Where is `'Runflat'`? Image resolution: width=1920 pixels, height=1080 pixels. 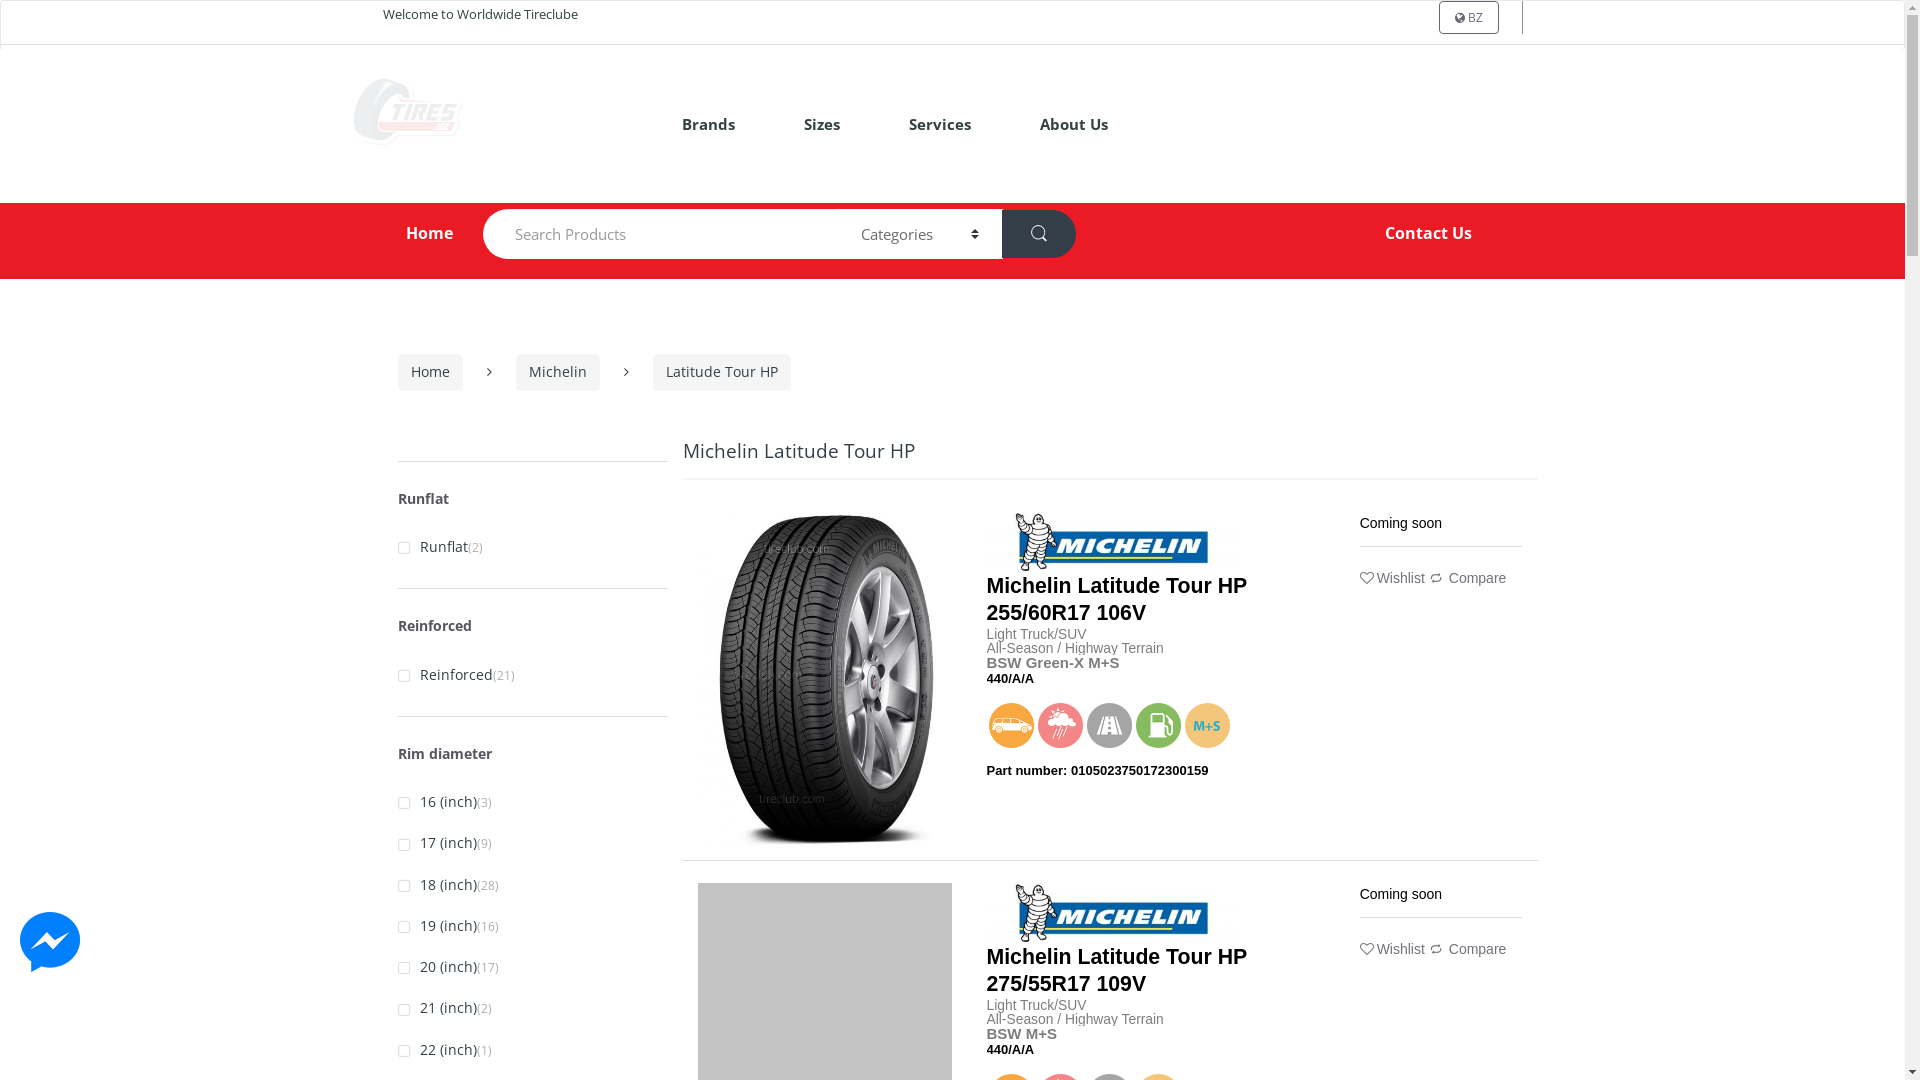
'Runflat' is located at coordinates (431, 547).